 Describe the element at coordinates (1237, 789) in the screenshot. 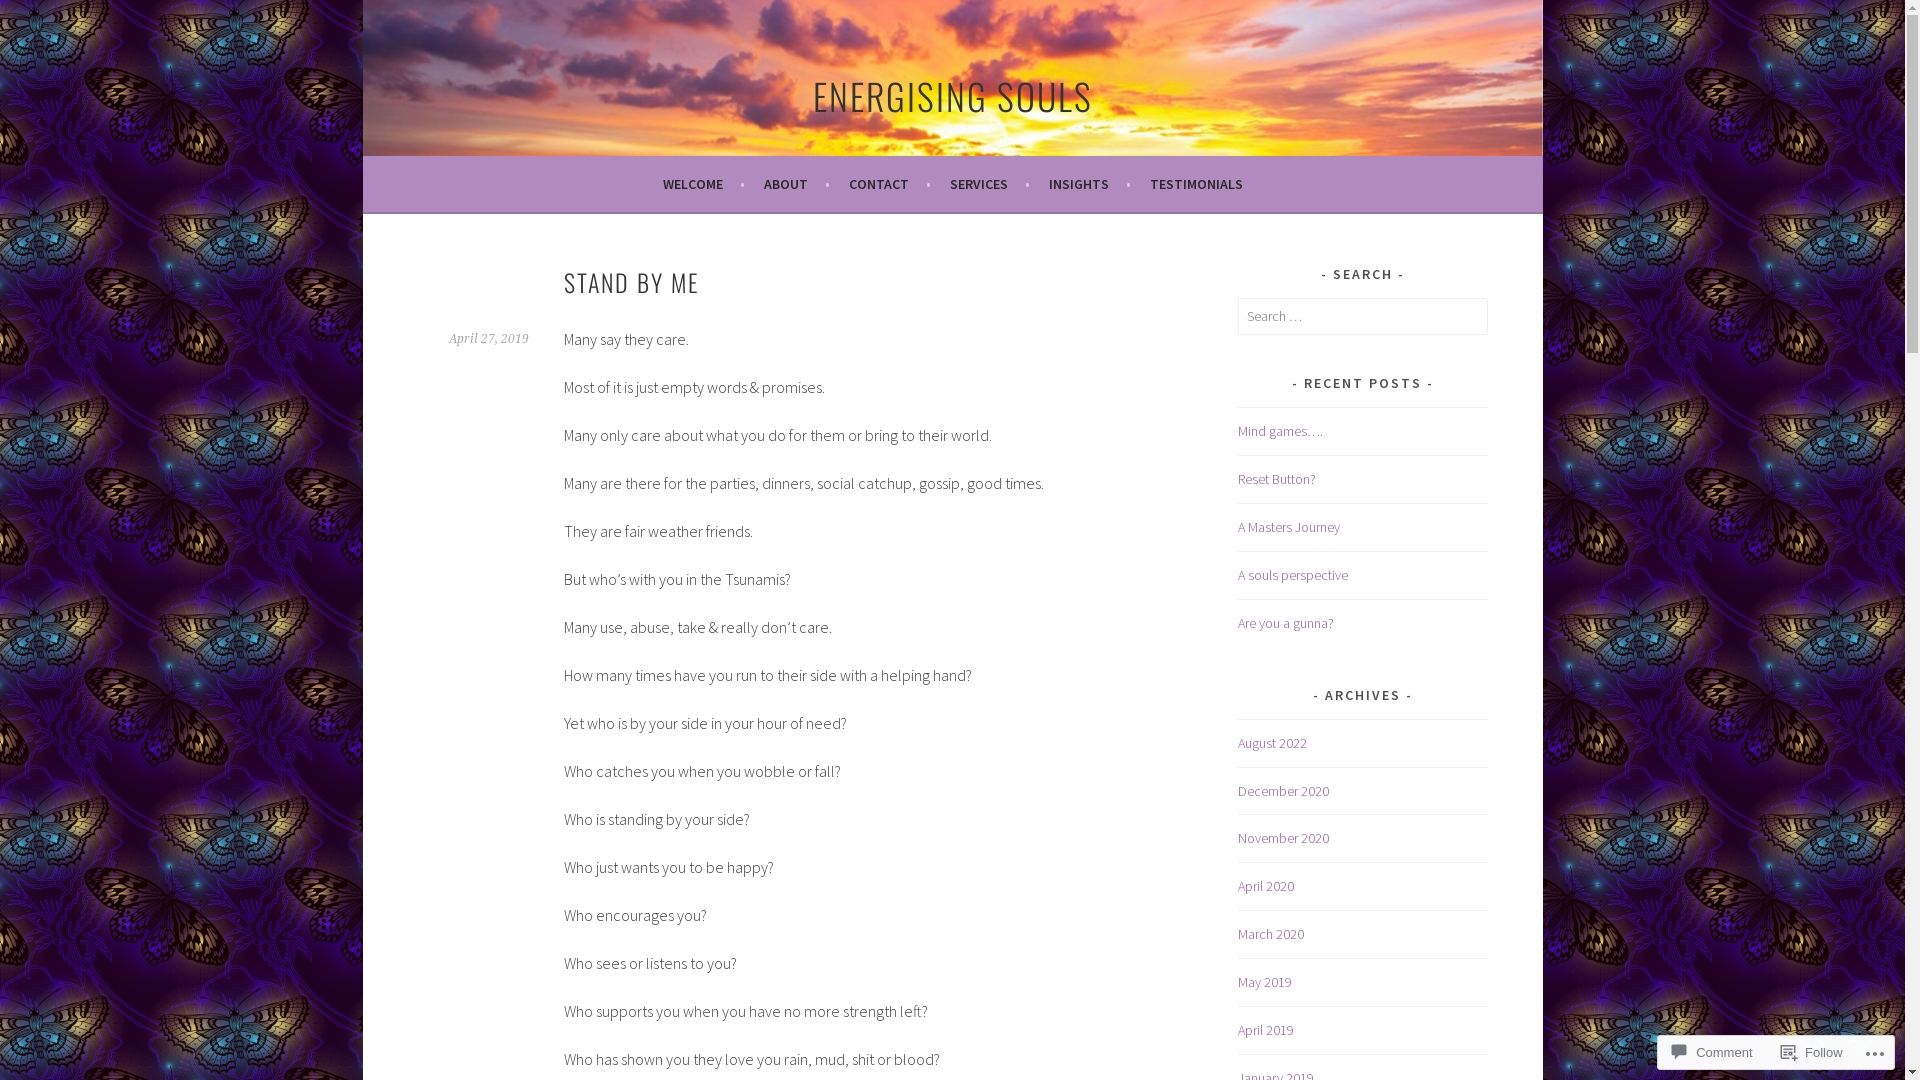

I see `'December 2020'` at that location.